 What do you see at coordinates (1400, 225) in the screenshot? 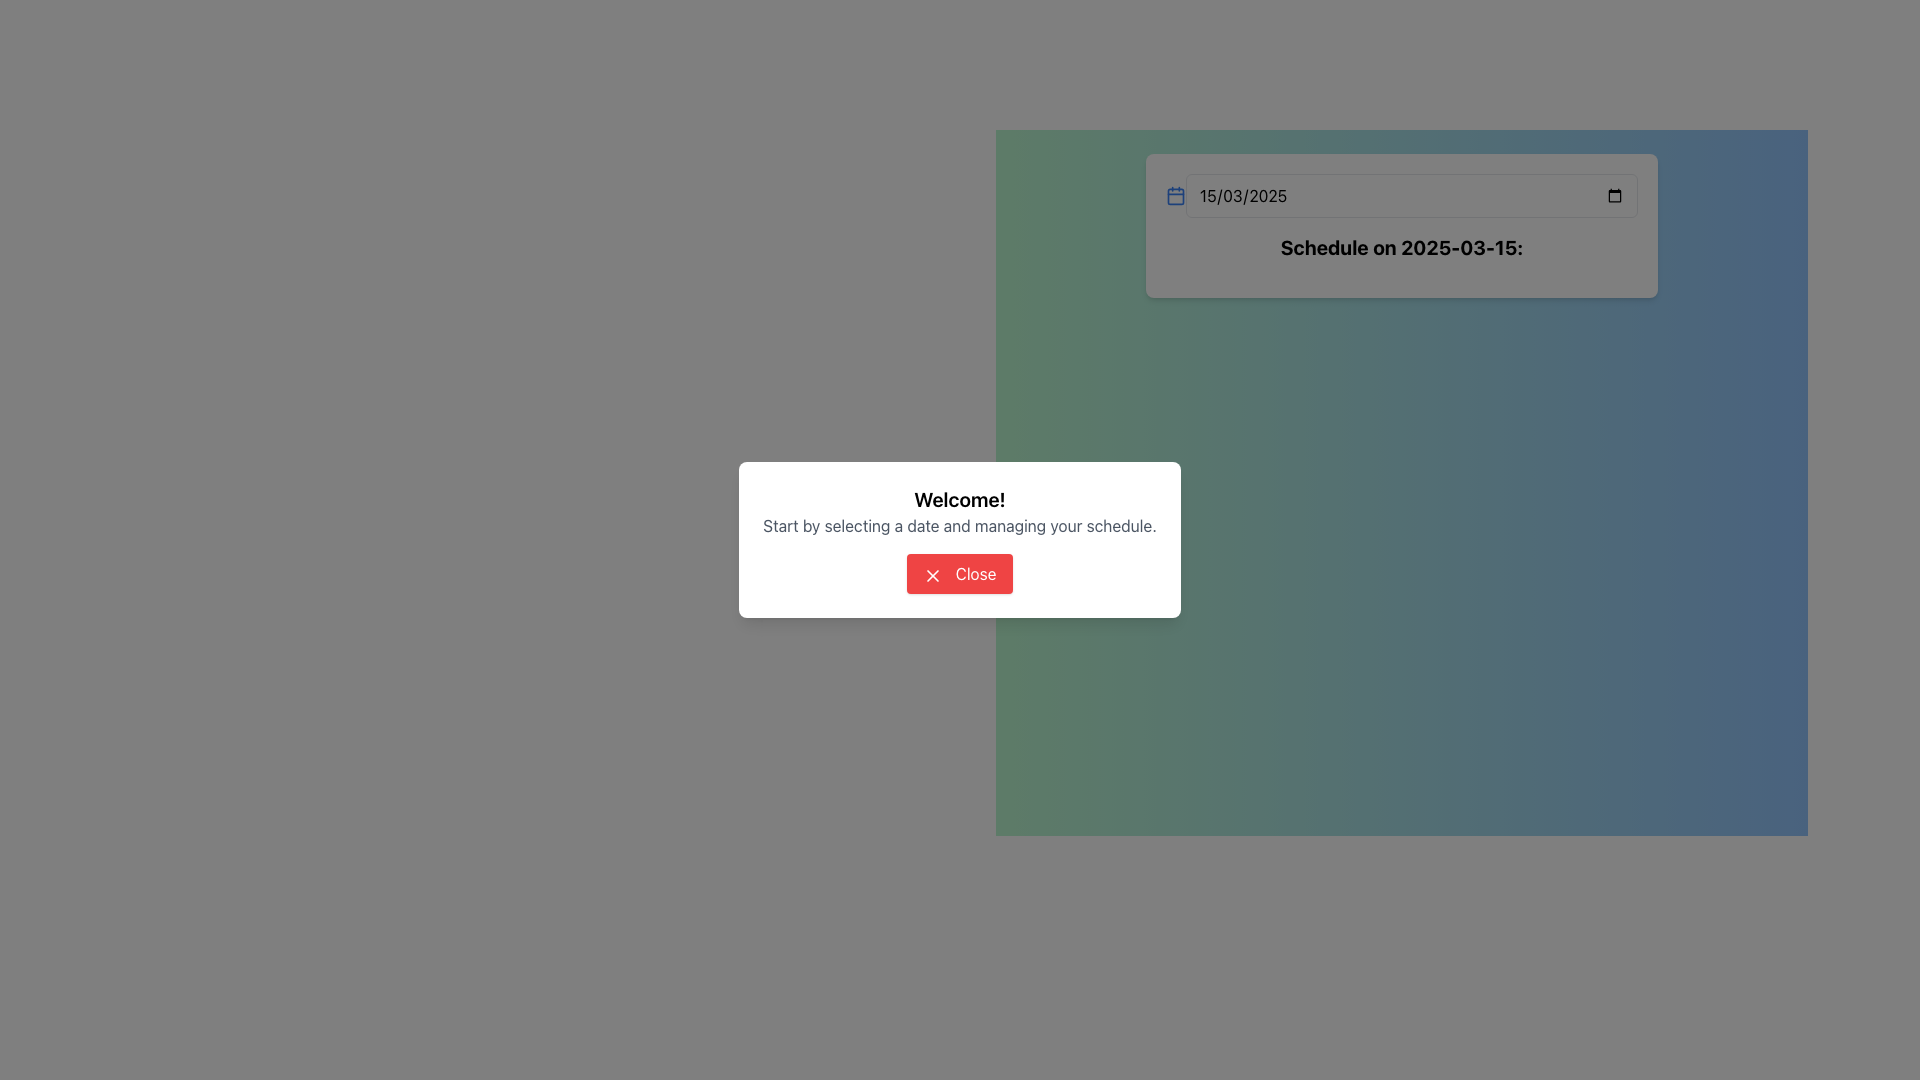
I see `the displayed date and header text by clicking on the card with the bold header 'Schedule on 2025-03-15:' located in the upper-central area of the interface` at bounding box center [1400, 225].